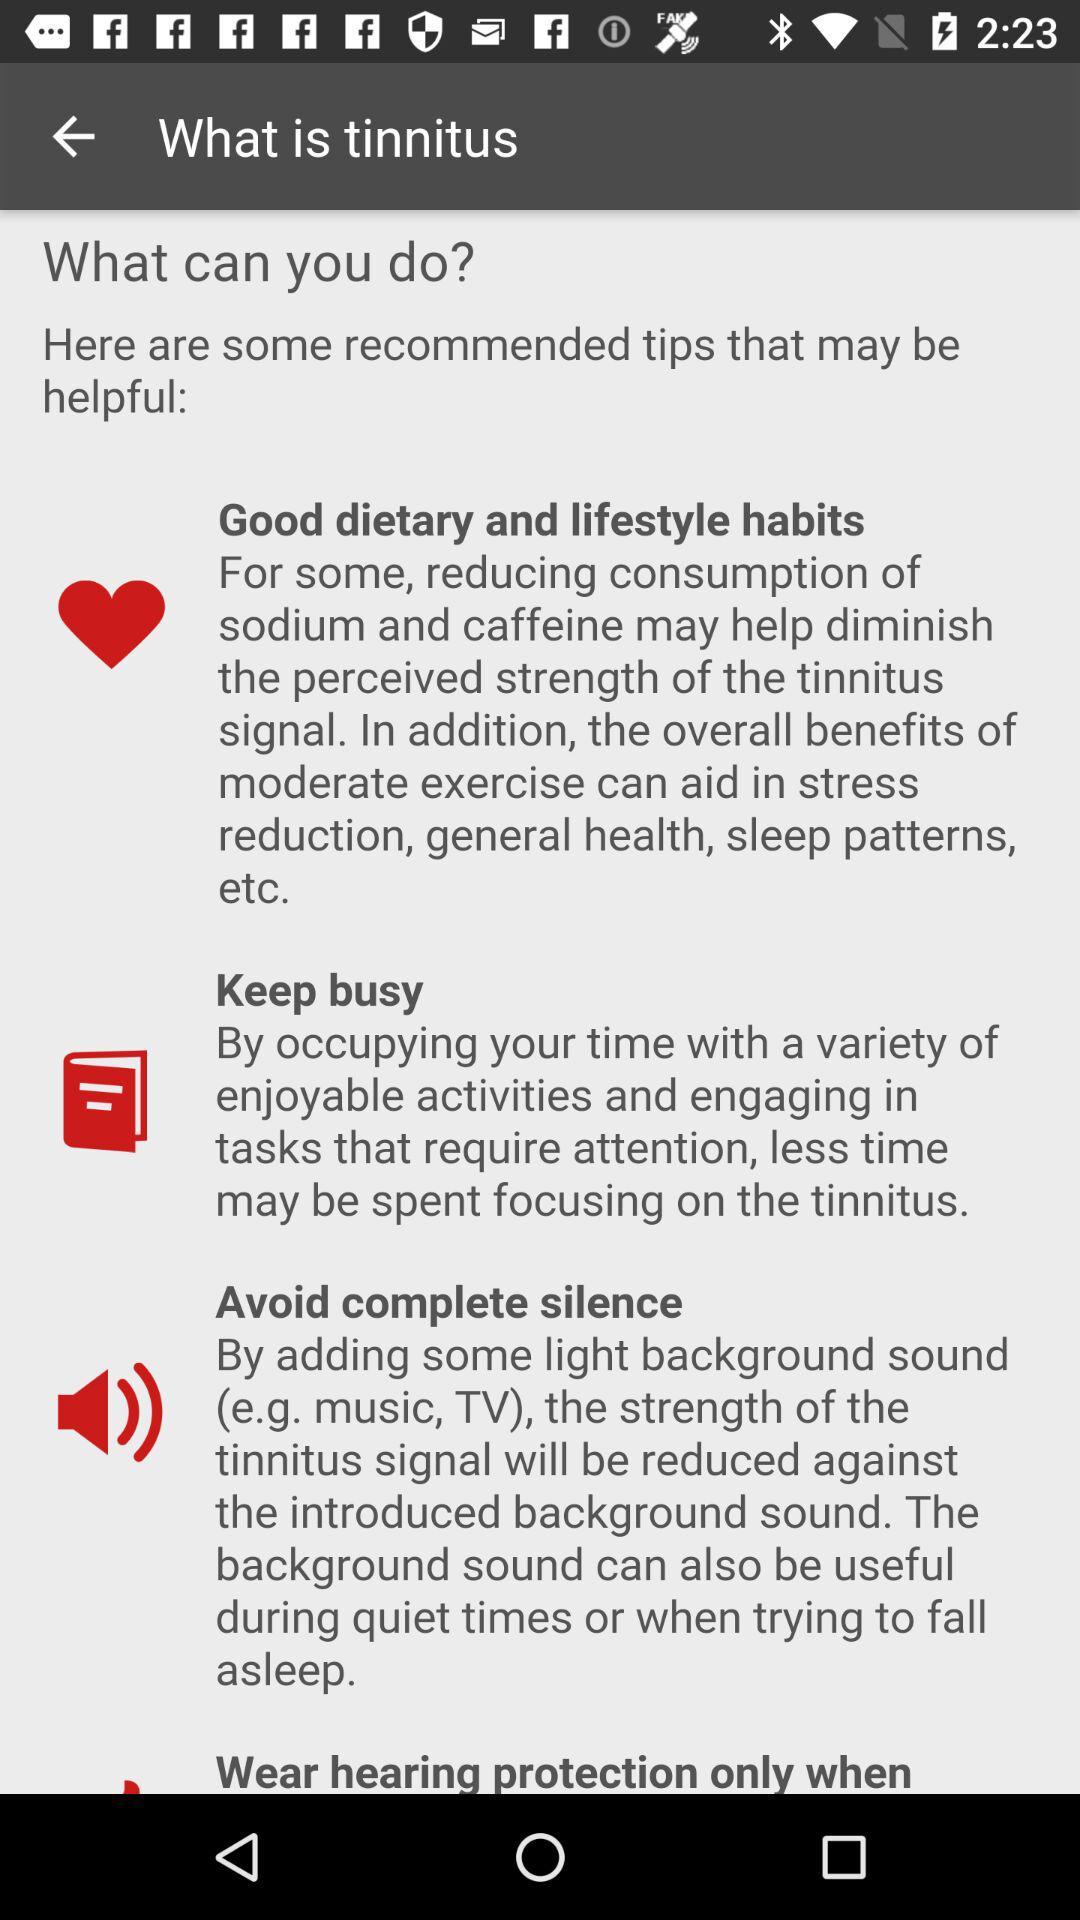 The image size is (1080, 1920). I want to click on description, so click(540, 1002).